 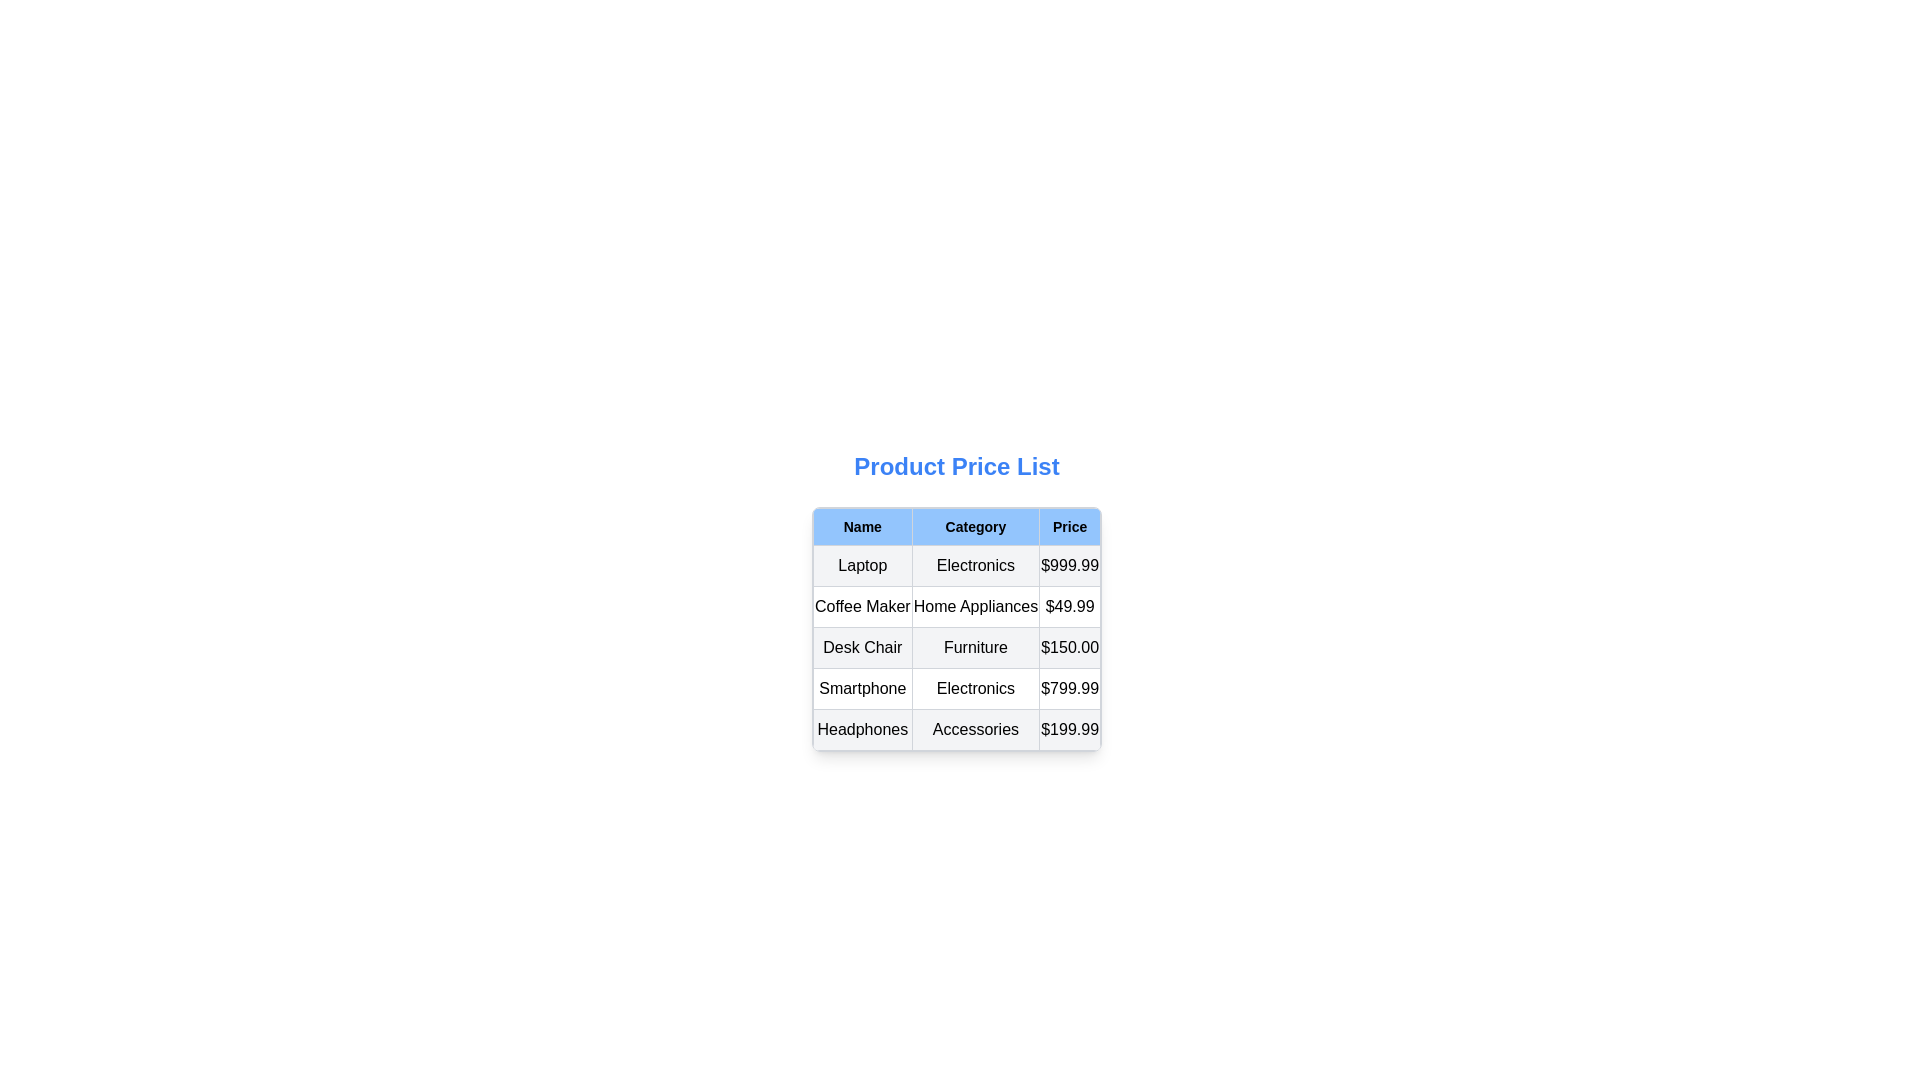 What do you see at coordinates (975, 566) in the screenshot?
I see `the 'Electronics' category label located in the 'Category' column of the table under the 'Laptop' row` at bounding box center [975, 566].